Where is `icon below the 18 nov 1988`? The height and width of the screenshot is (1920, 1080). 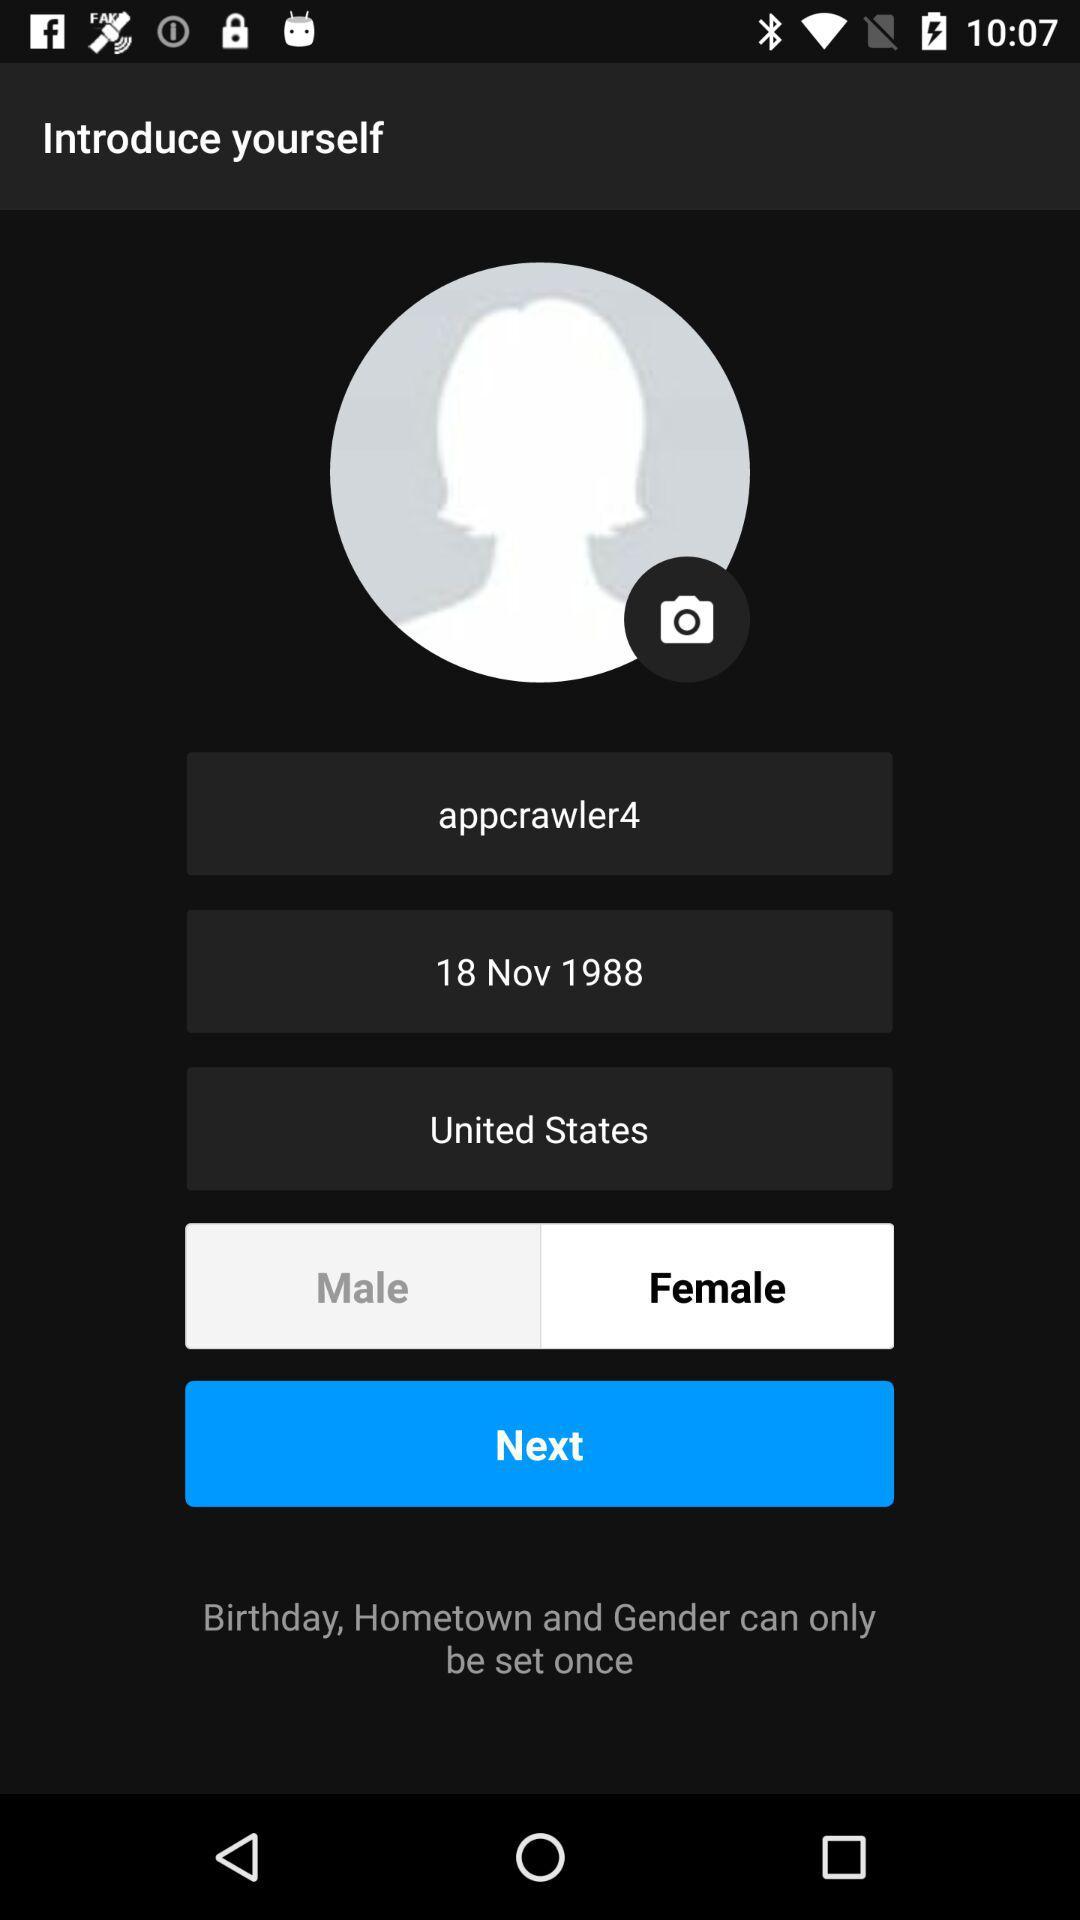 icon below the 18 nov 1988 is located at coordinates (538, 1128).